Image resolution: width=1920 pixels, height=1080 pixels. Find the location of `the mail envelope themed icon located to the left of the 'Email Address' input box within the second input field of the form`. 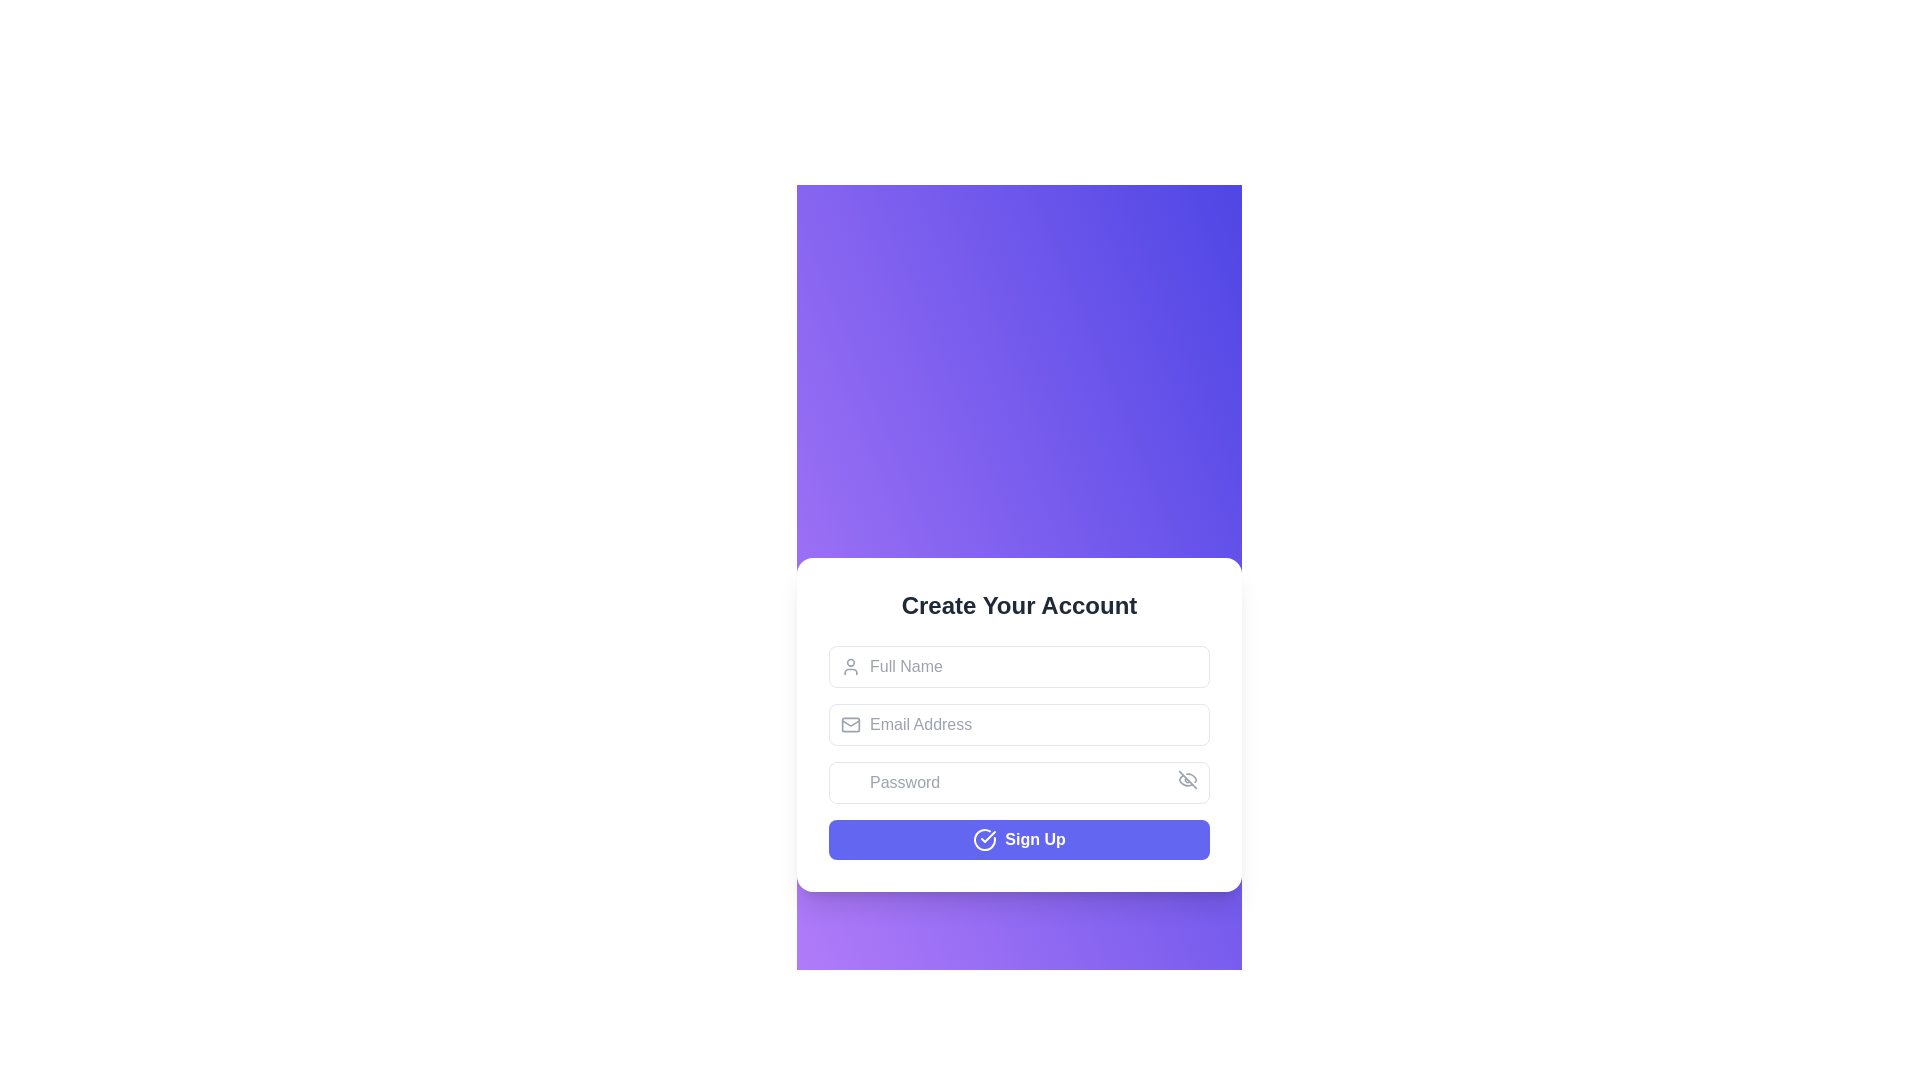

the mail envelope themed icon located to the left of the 'Email Address' input box within the second input field of the form is located at coordinates (850, 724).